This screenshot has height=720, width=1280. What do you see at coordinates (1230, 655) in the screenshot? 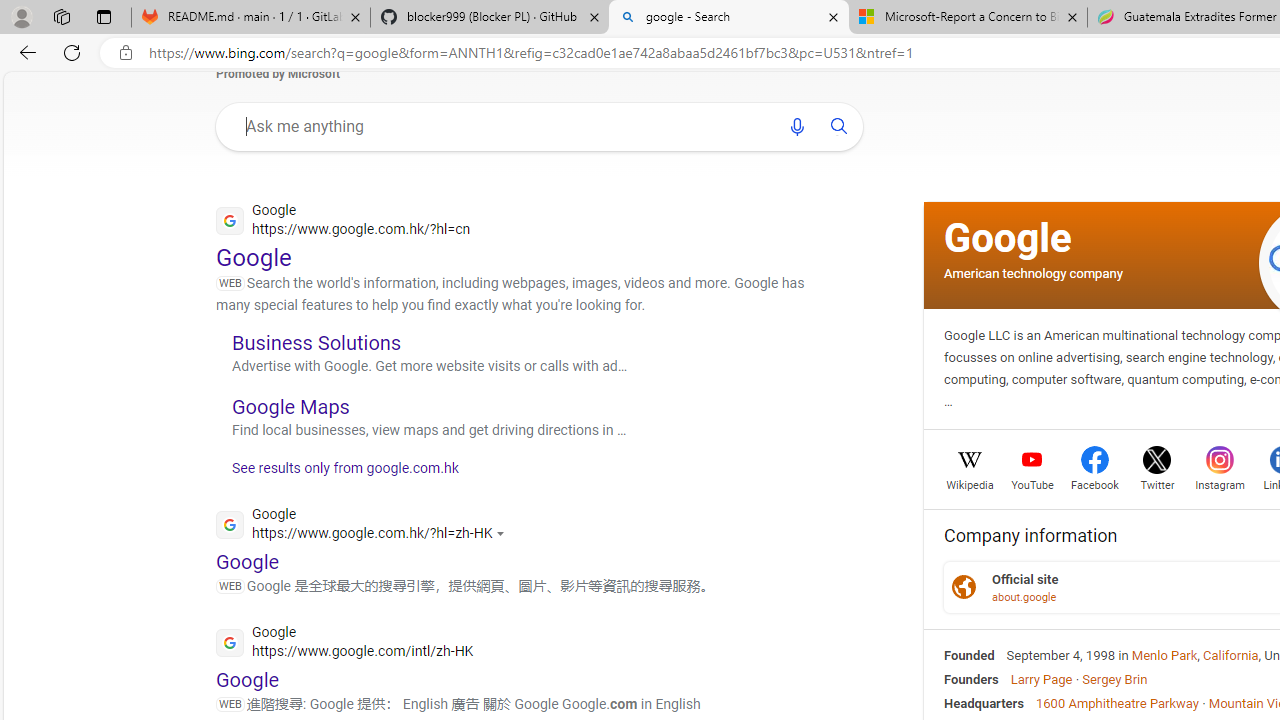
I see `'California'` at bounding box center [1230, 655].